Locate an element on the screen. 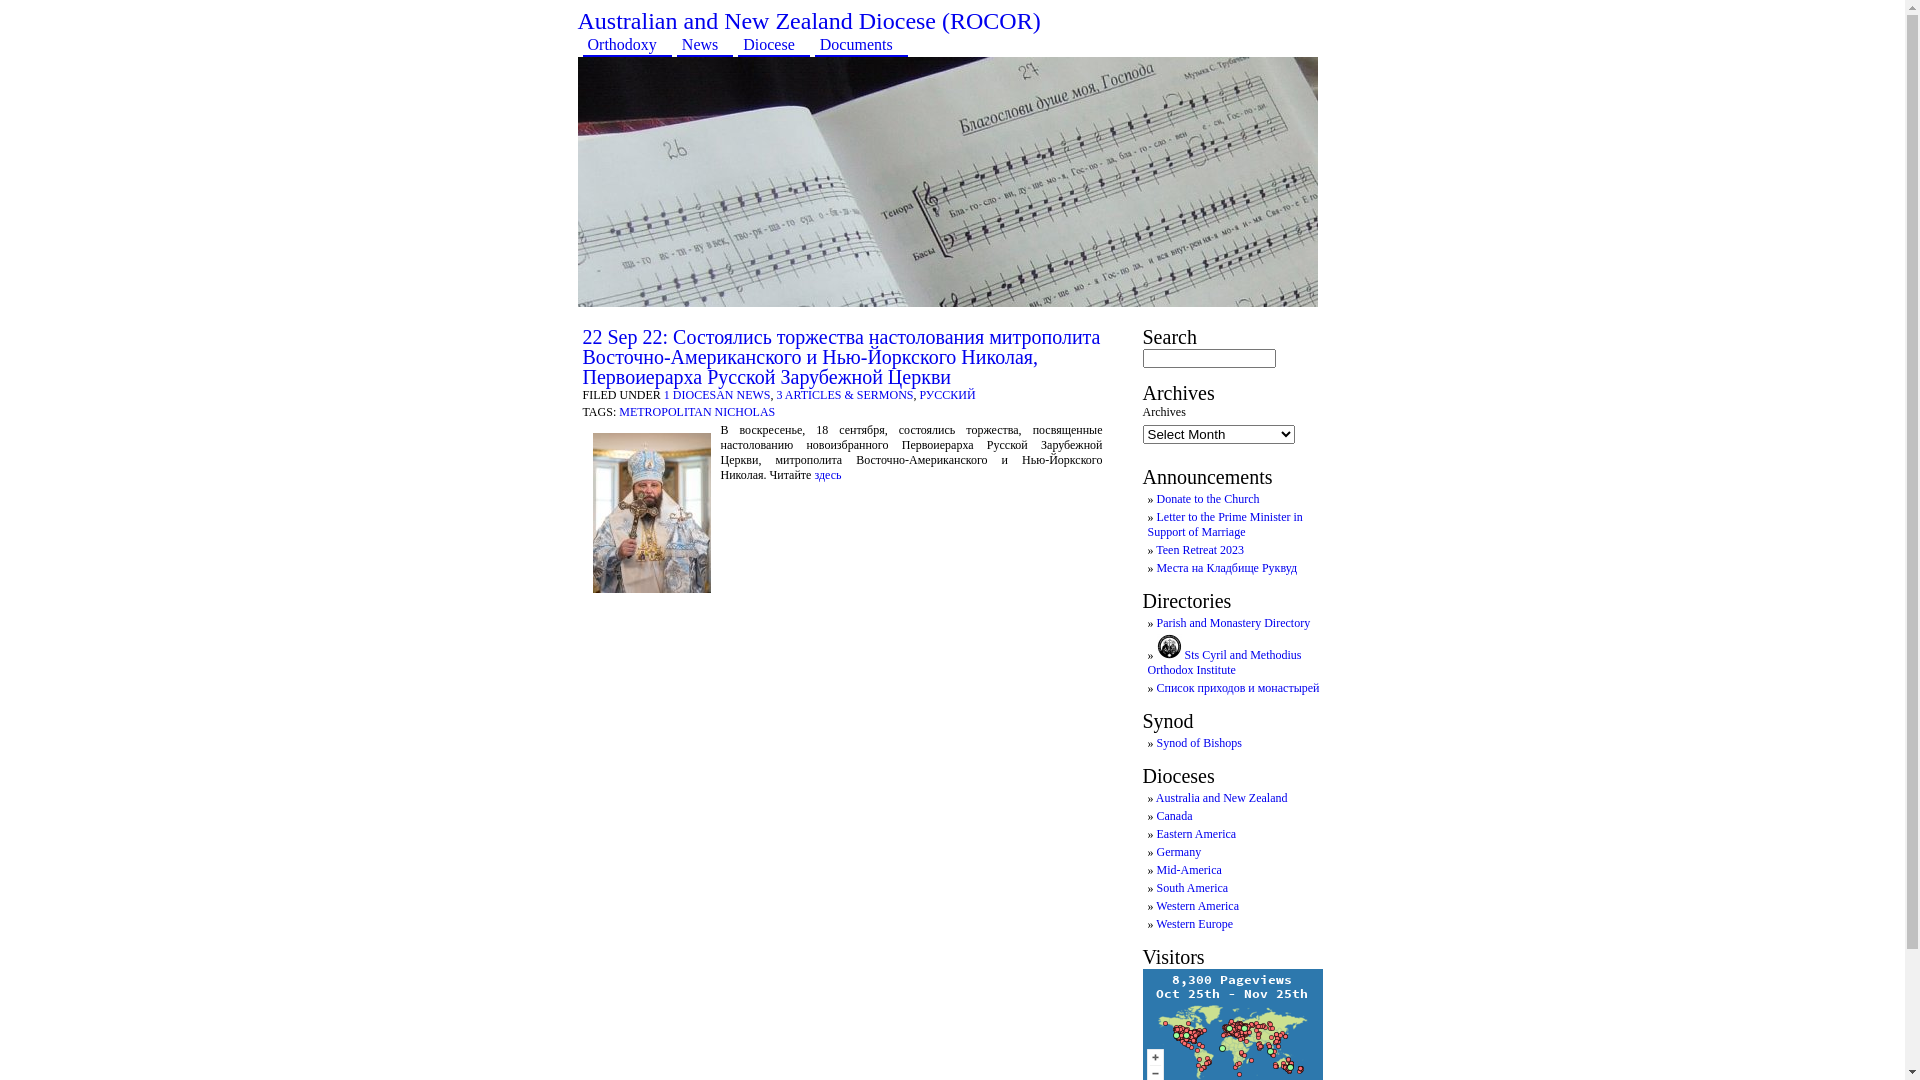  'Parish and Monastery Directory' is located at coordinates (1156, 622).